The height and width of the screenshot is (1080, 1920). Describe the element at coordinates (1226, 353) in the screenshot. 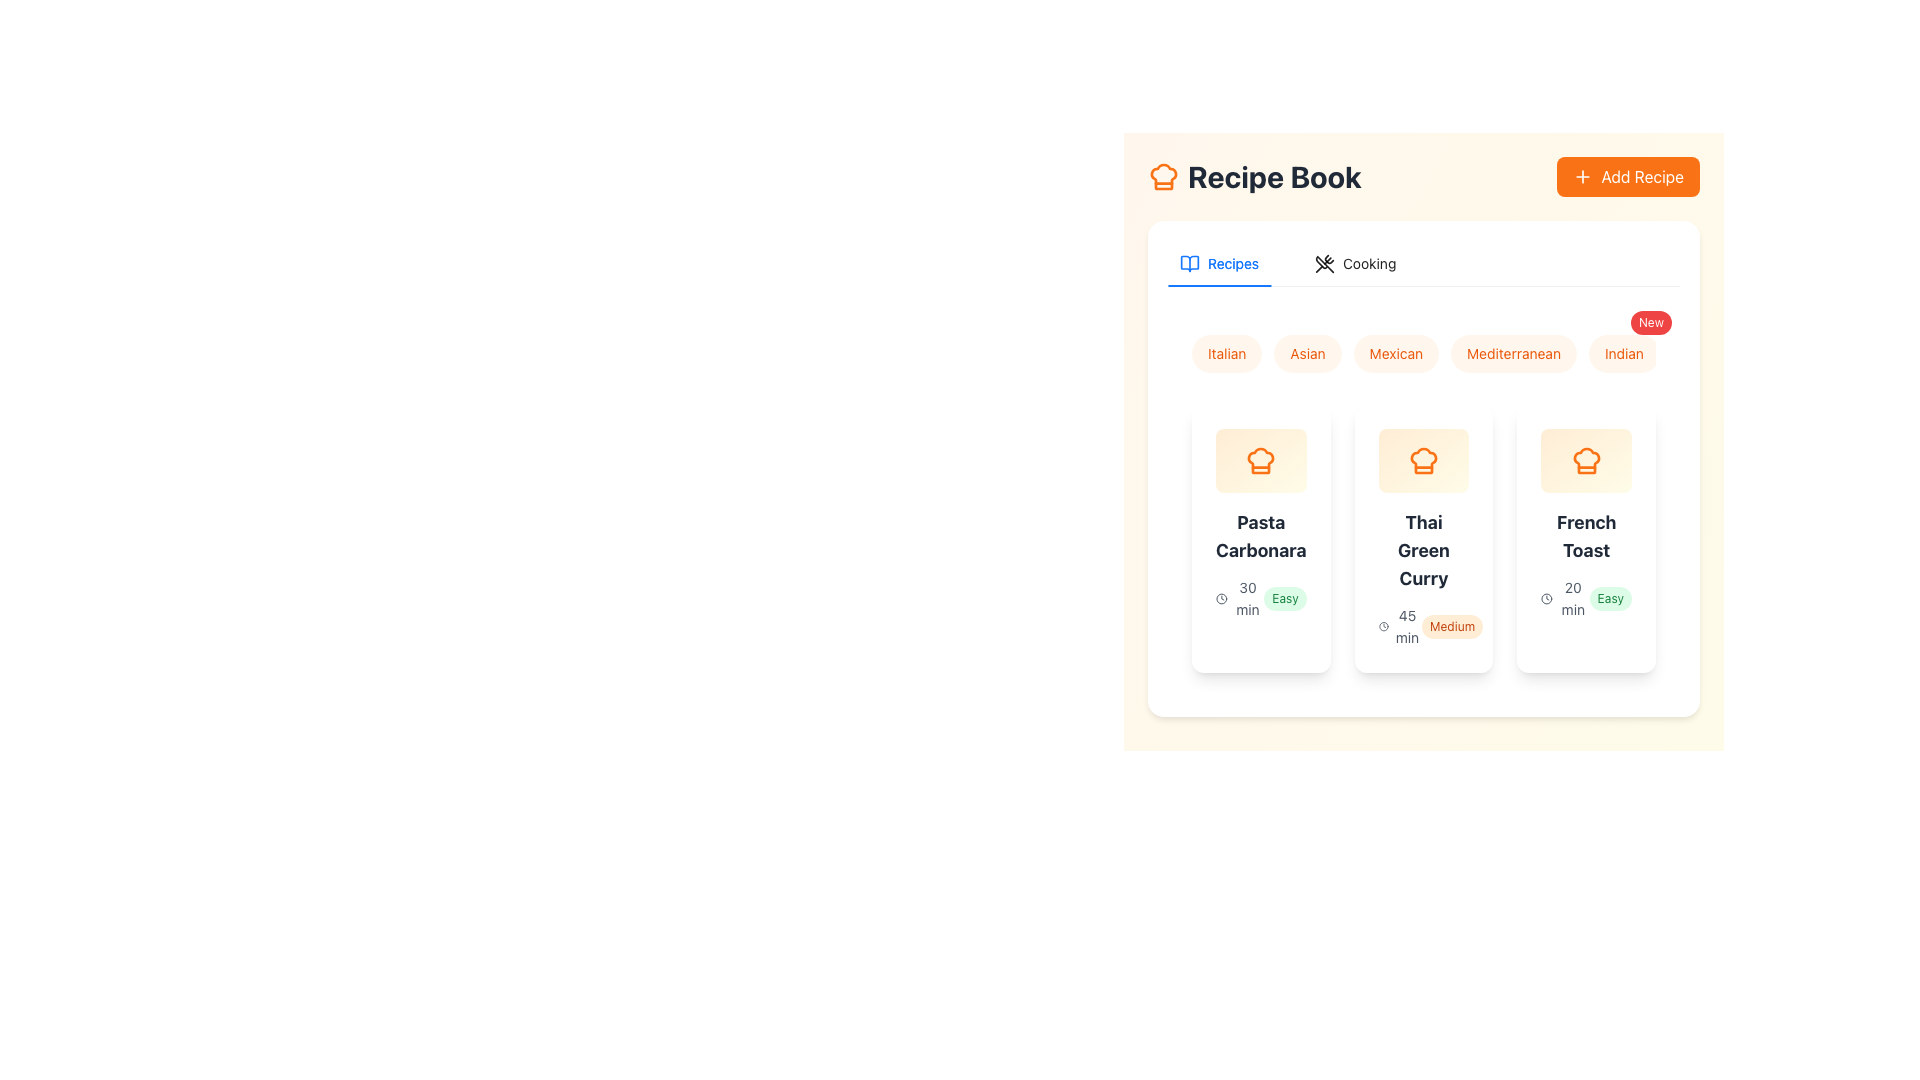

I see `the 'Italian' filter button to filter the displayed recipes to show only Italian recipes` at that location.